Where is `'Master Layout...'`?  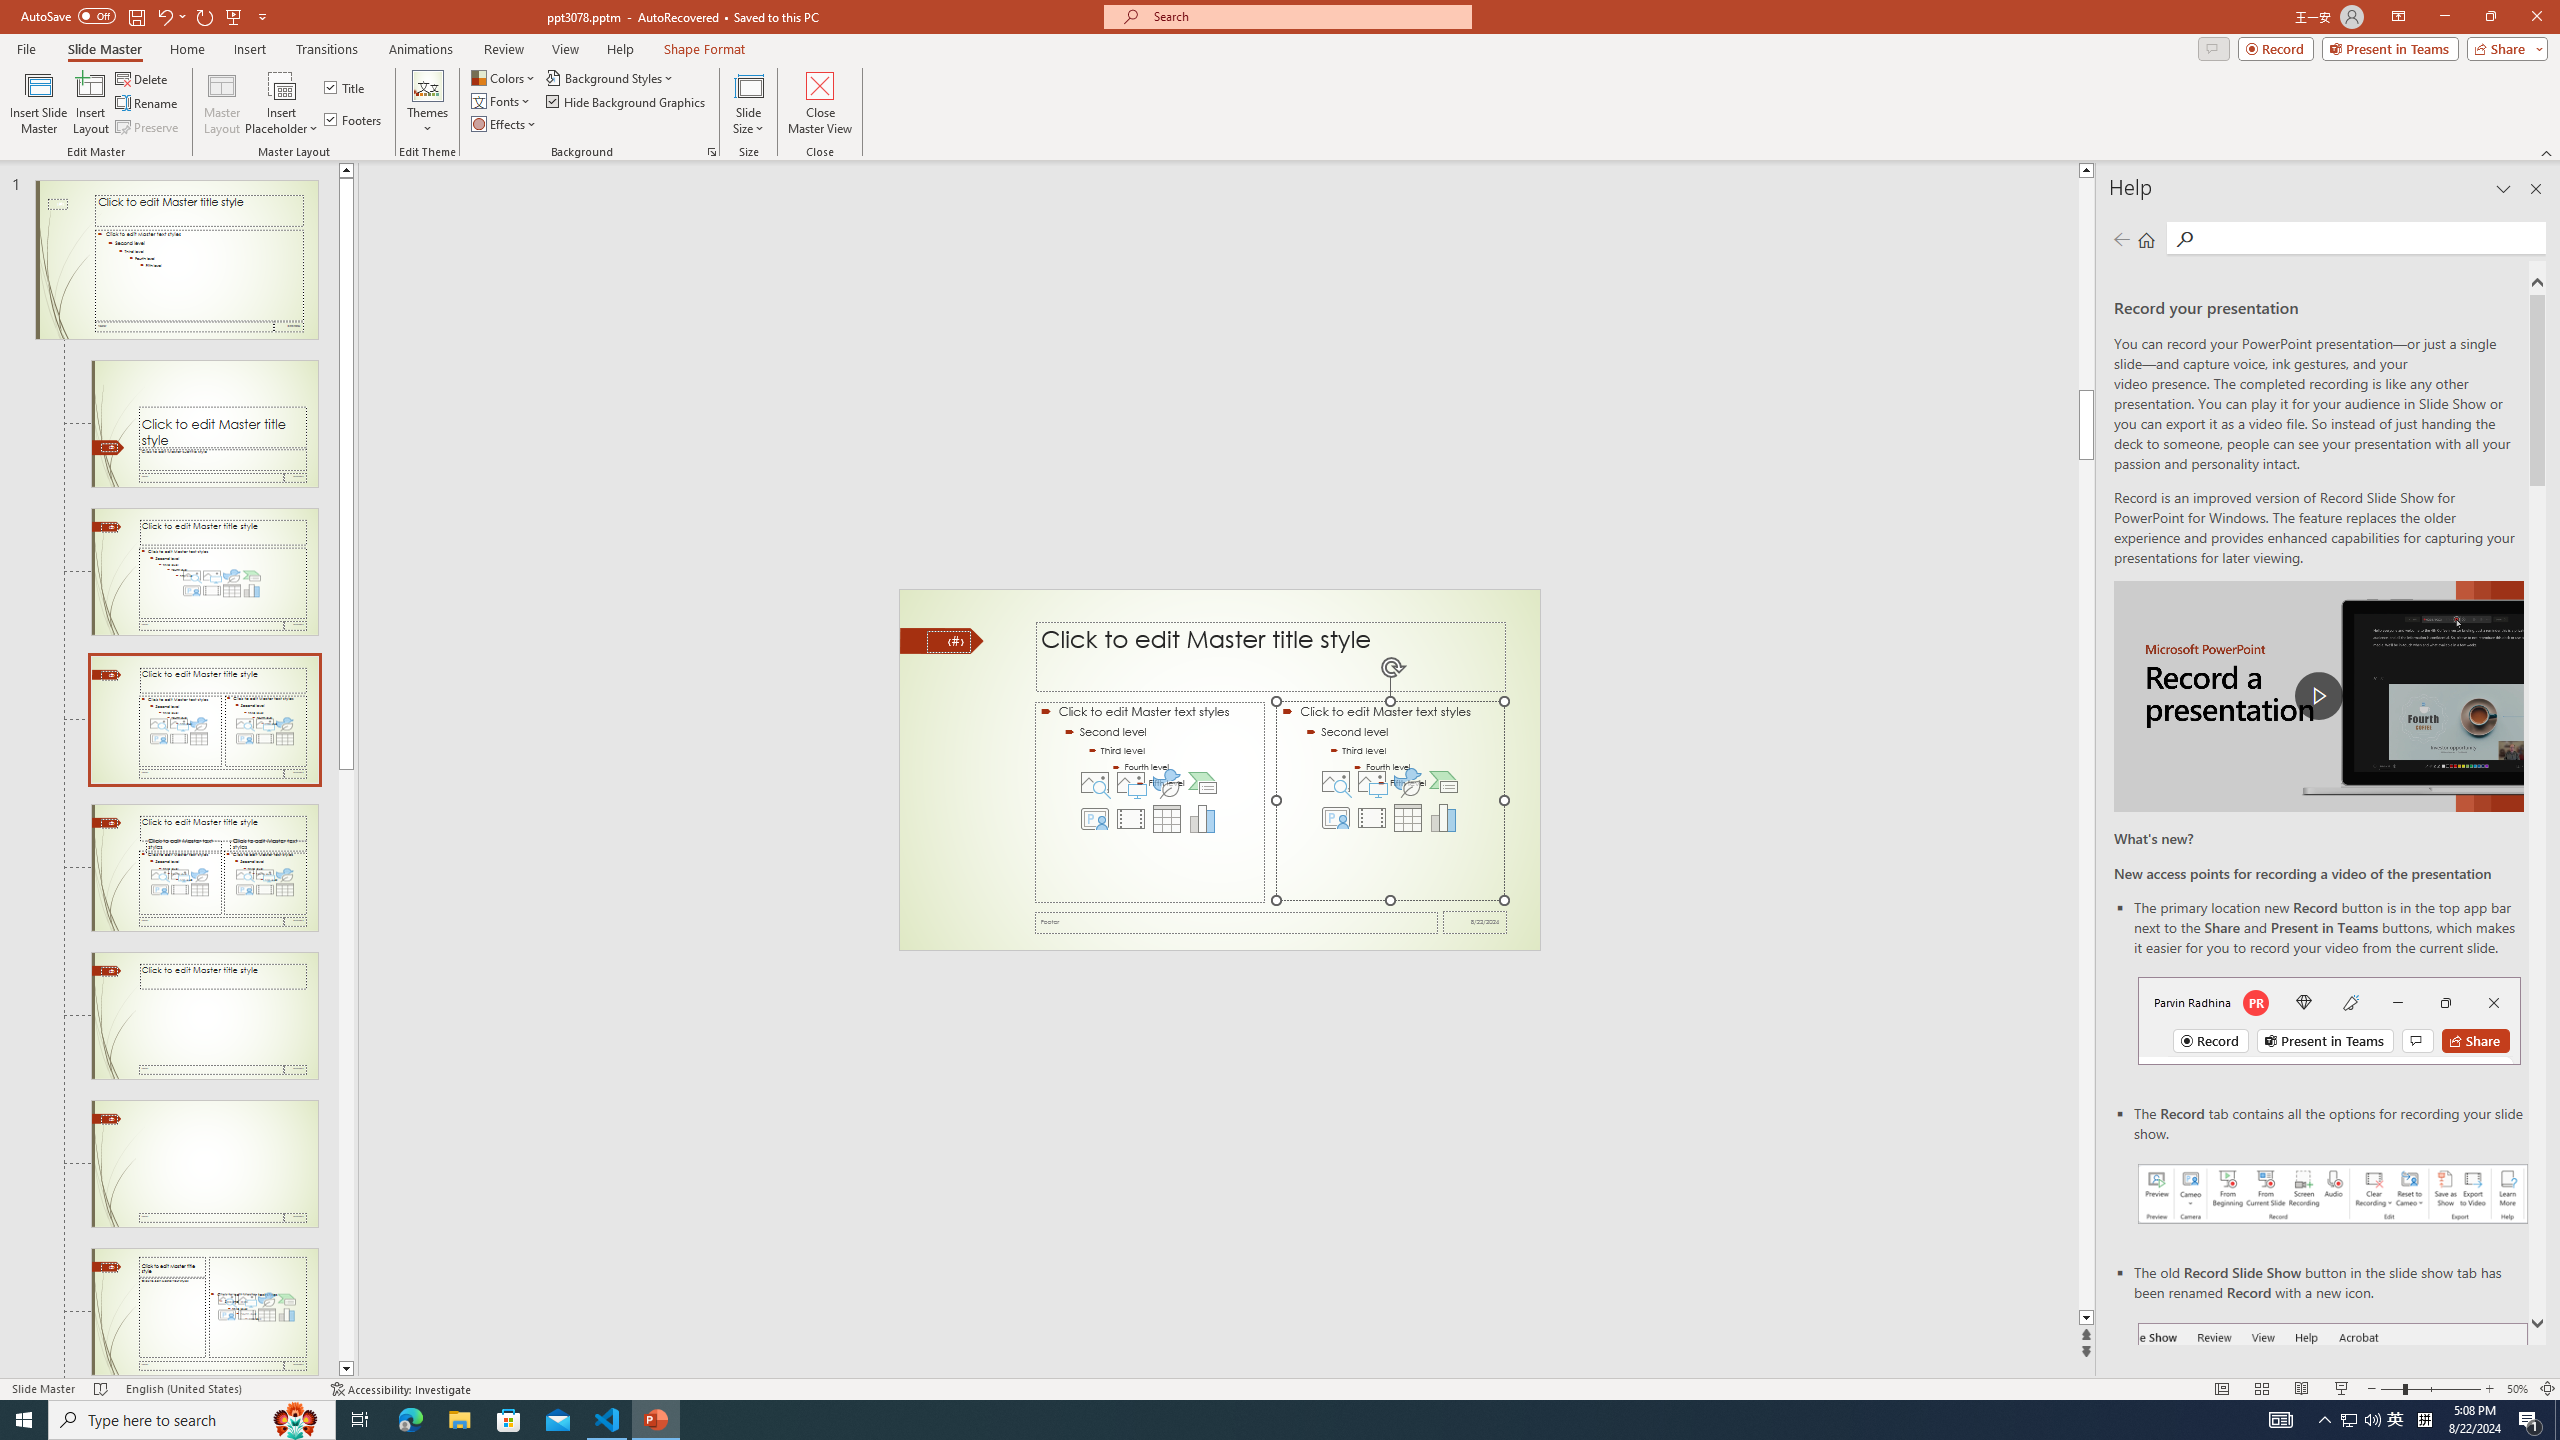 'Master Layout...' is located at coordinates (221, 103).